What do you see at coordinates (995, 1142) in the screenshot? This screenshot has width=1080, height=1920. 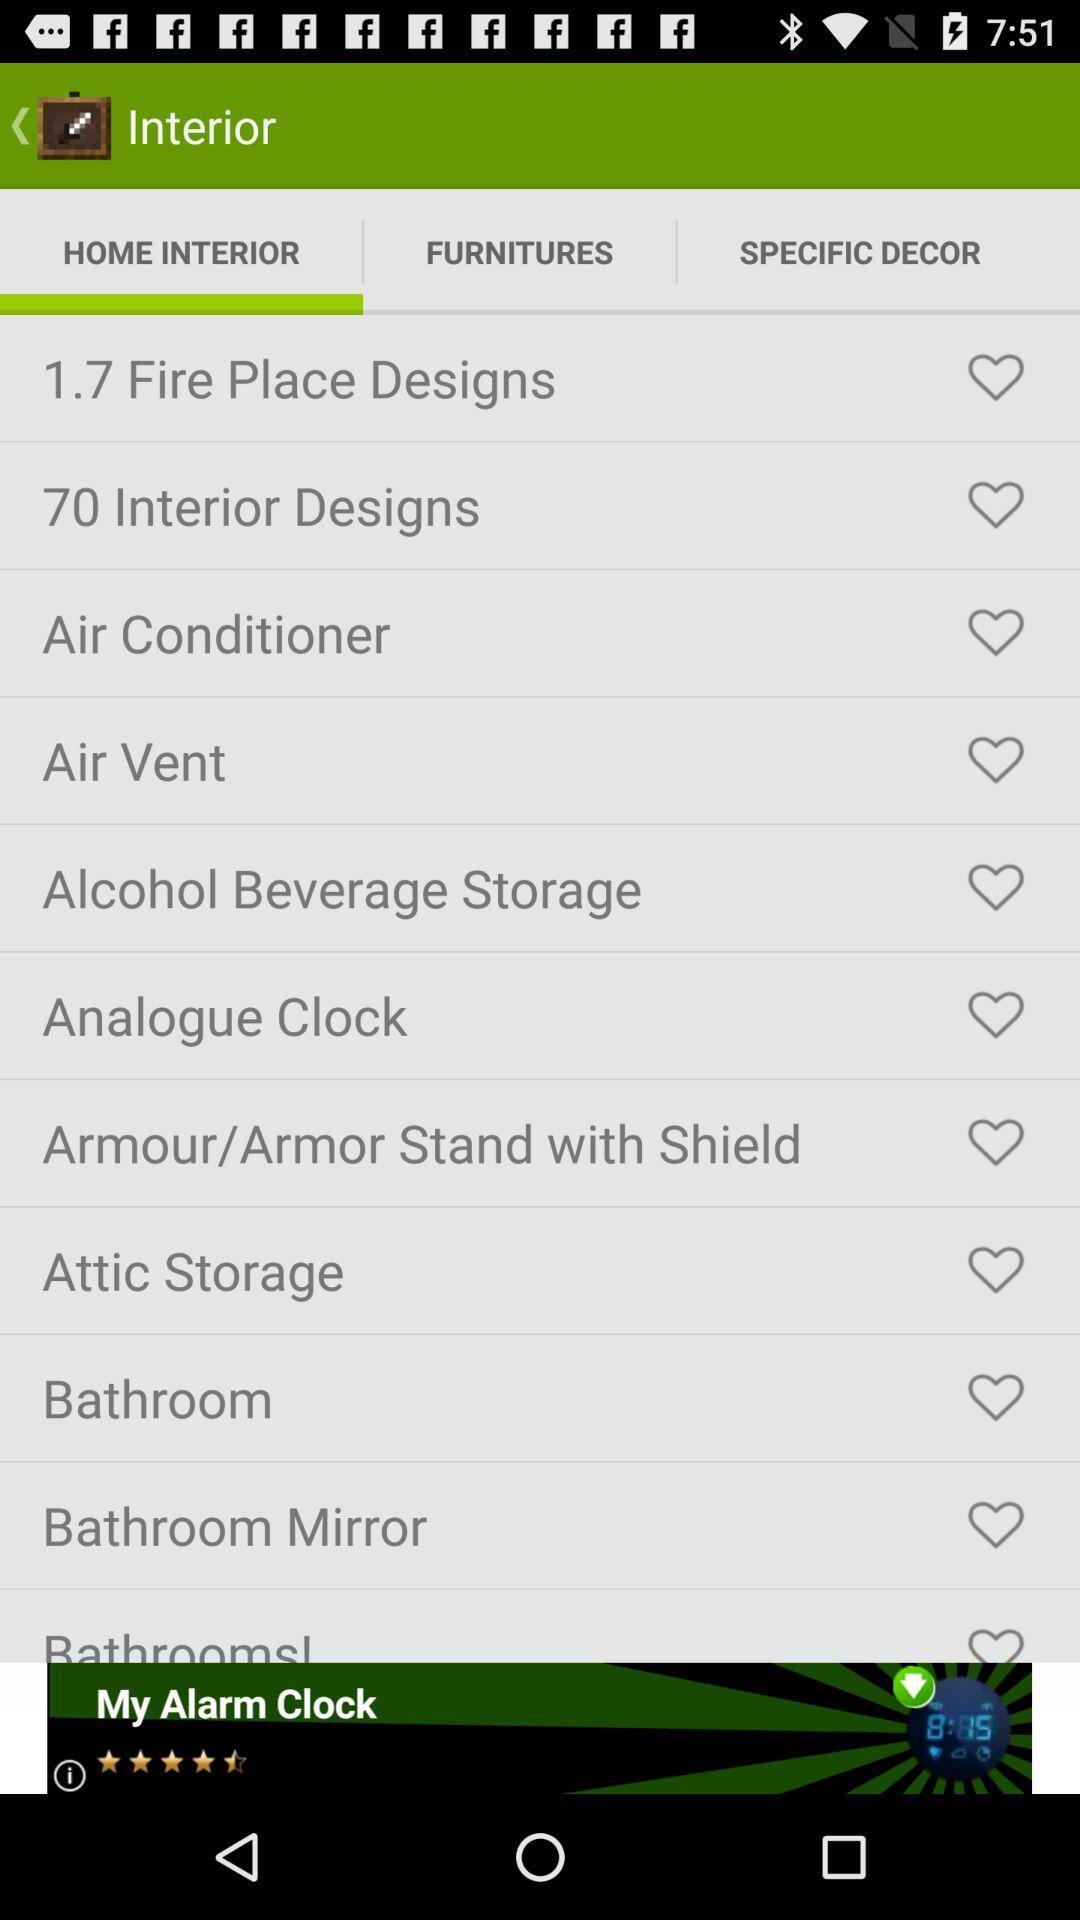 I see `like the corresponding home interior` at bounding box center [995, 1142].